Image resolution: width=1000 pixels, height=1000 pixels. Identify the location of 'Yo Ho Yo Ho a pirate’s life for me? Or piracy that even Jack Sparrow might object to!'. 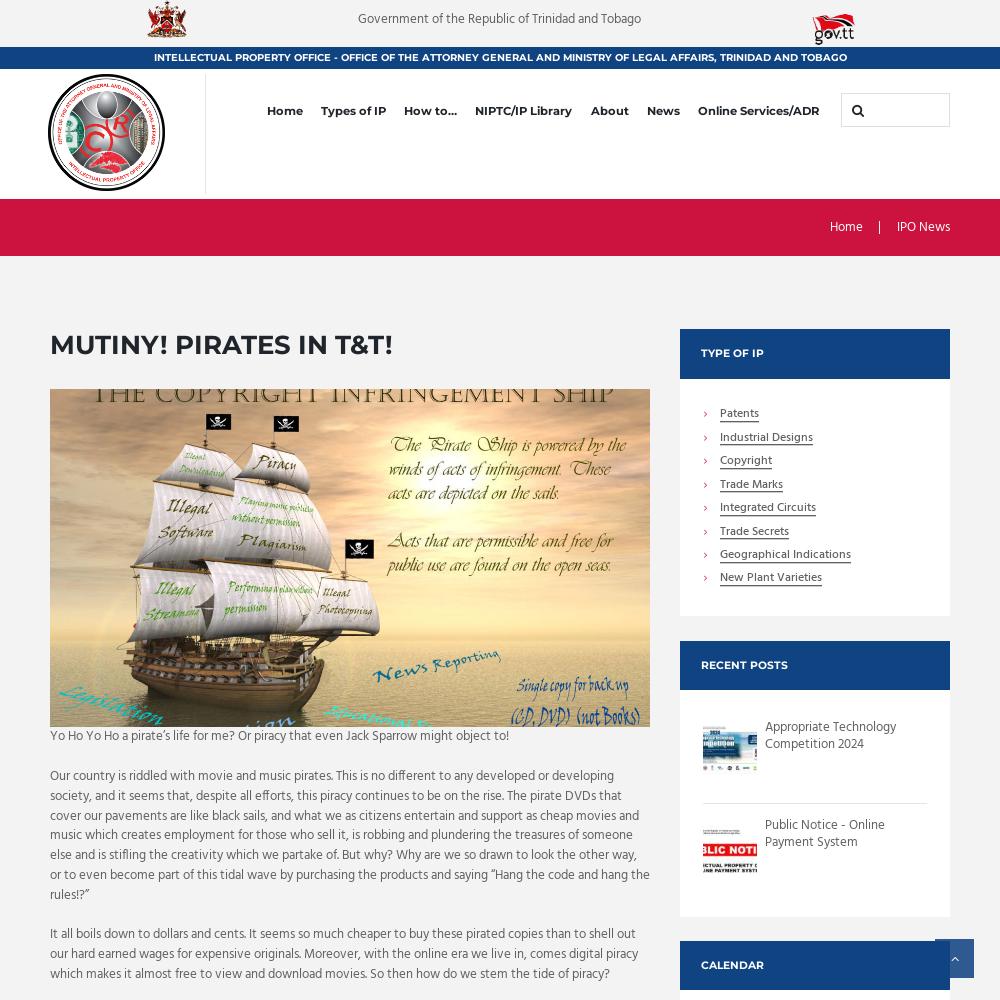
(279, 735).